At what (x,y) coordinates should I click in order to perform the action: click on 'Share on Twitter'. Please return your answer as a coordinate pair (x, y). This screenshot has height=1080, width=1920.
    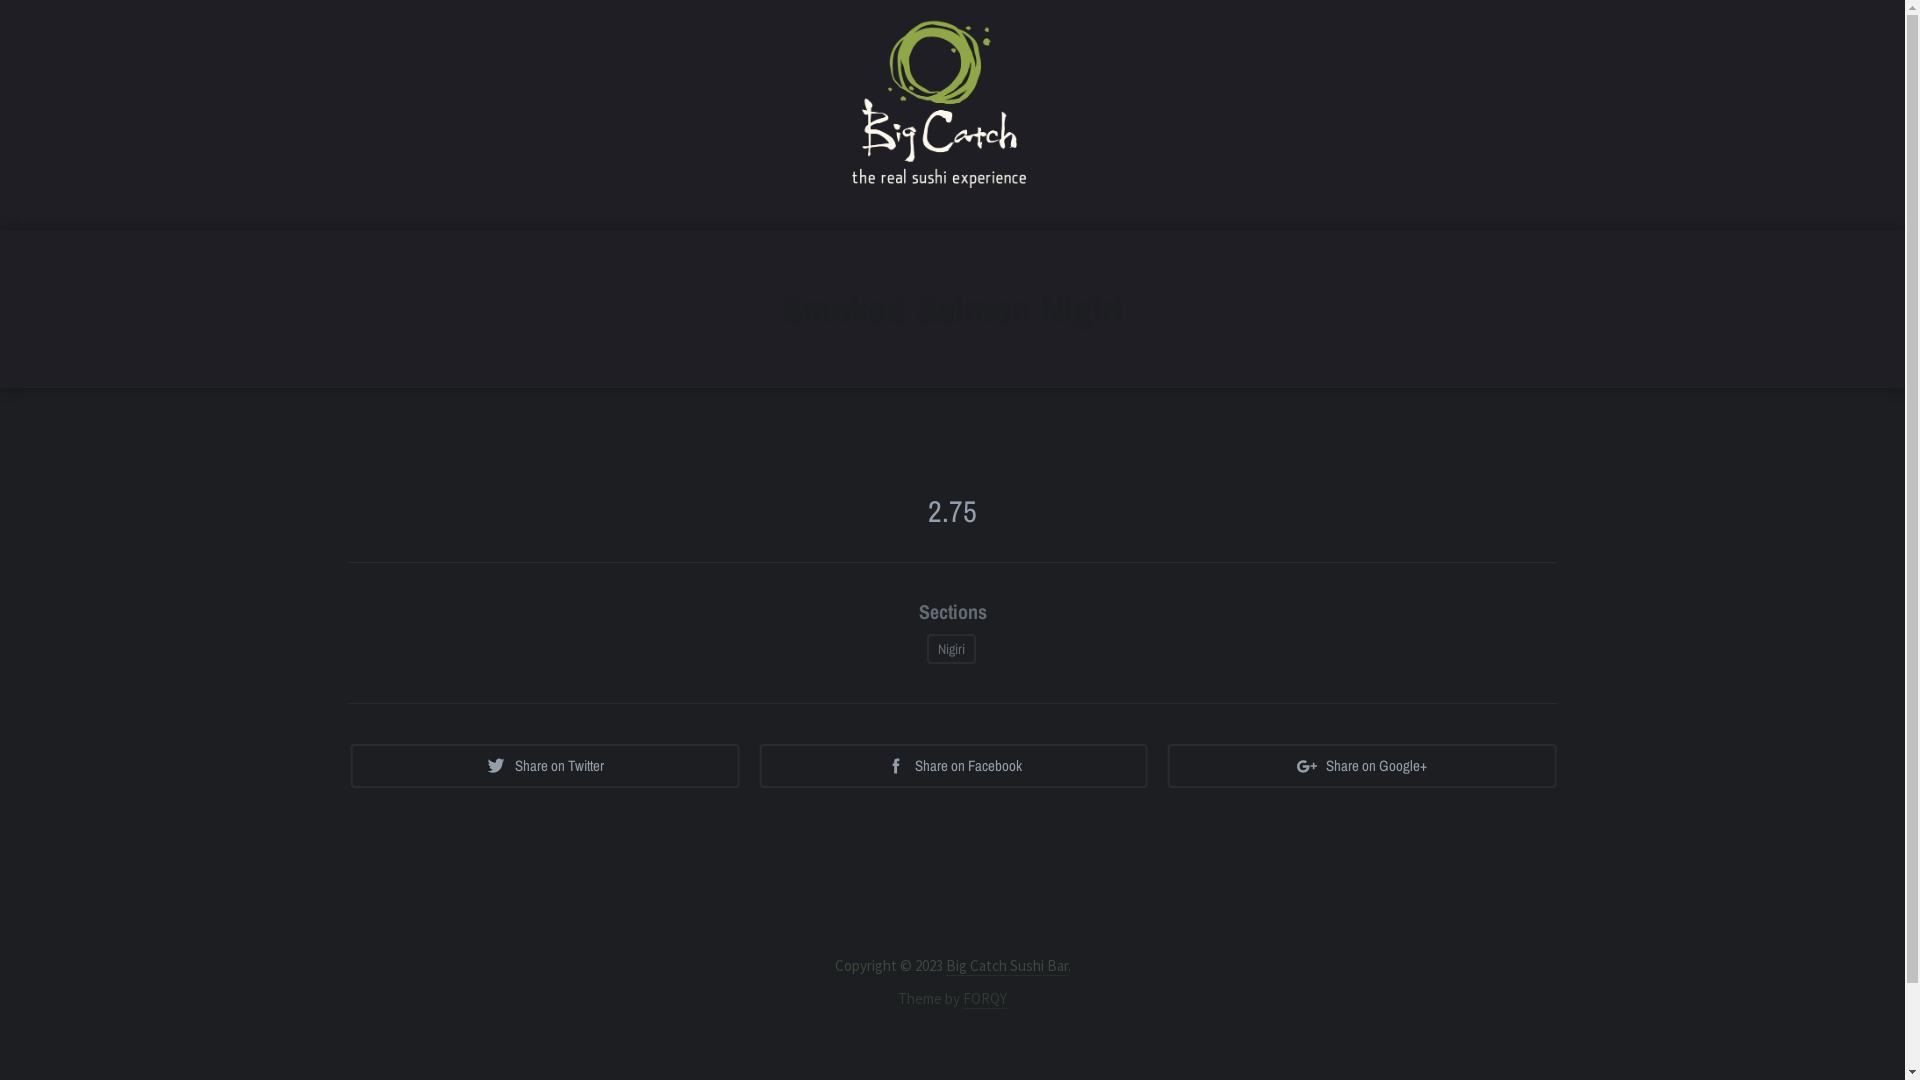
    Looking at the image, I should click on (544, 765).